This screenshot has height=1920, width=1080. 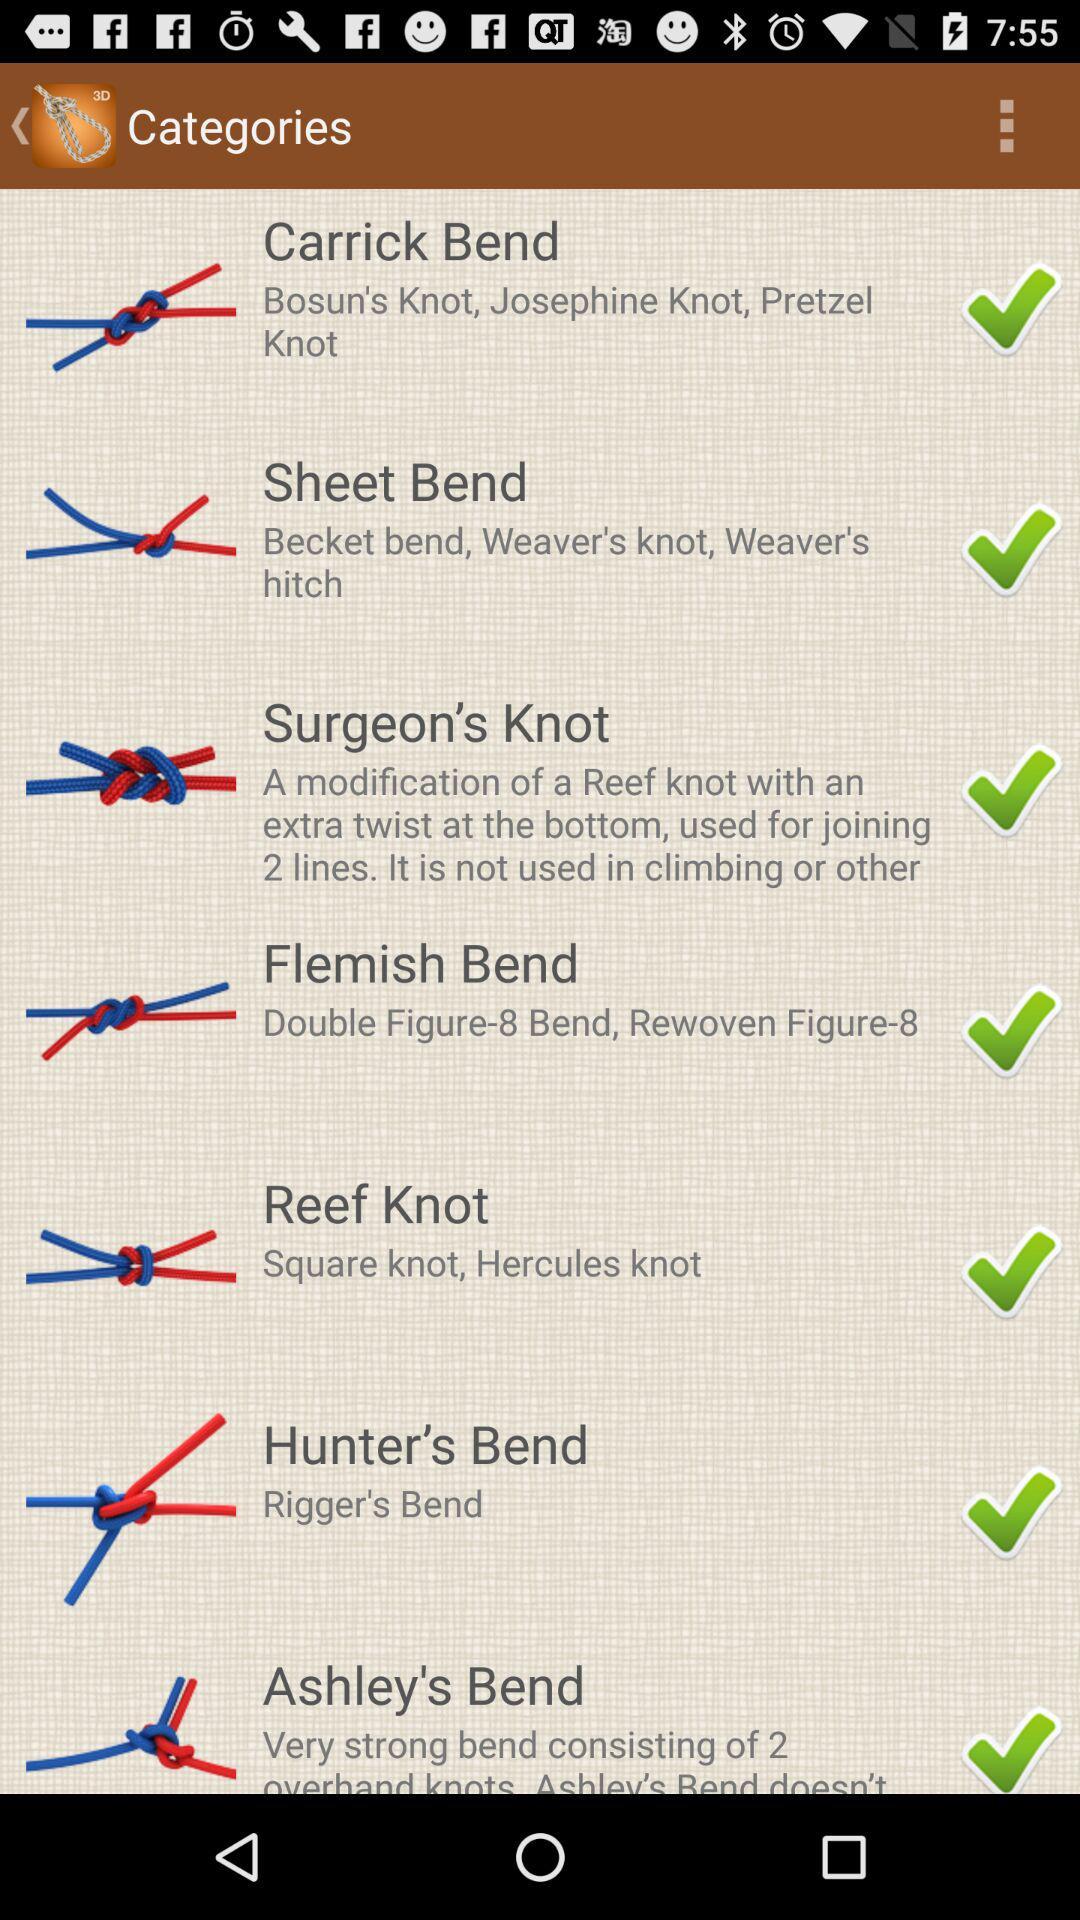 I want to click on item next to categories icon, so click(x=1006, y=124).